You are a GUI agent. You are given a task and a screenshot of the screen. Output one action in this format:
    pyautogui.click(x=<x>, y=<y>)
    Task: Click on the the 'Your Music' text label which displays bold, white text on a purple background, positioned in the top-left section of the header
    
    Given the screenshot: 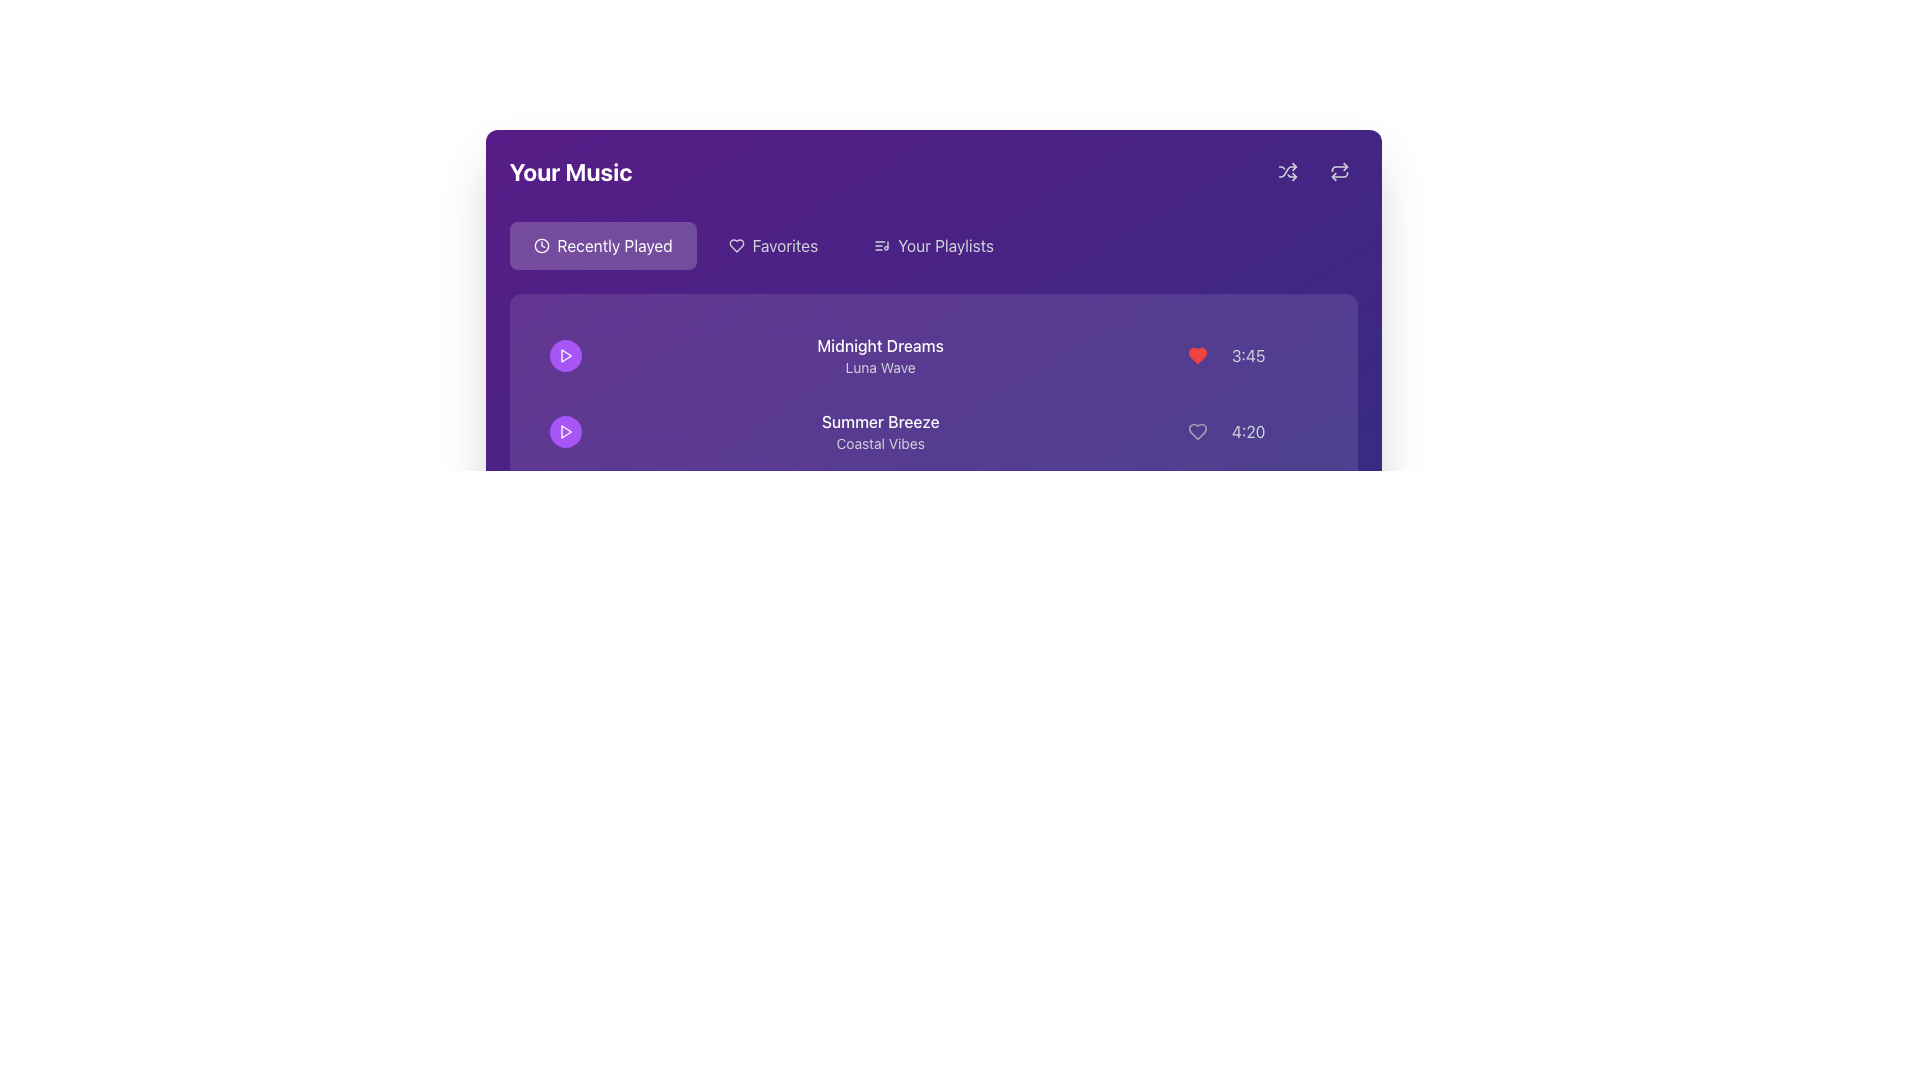 What is the action you would take?
    pyautogui.click(x=570, y=171)
    